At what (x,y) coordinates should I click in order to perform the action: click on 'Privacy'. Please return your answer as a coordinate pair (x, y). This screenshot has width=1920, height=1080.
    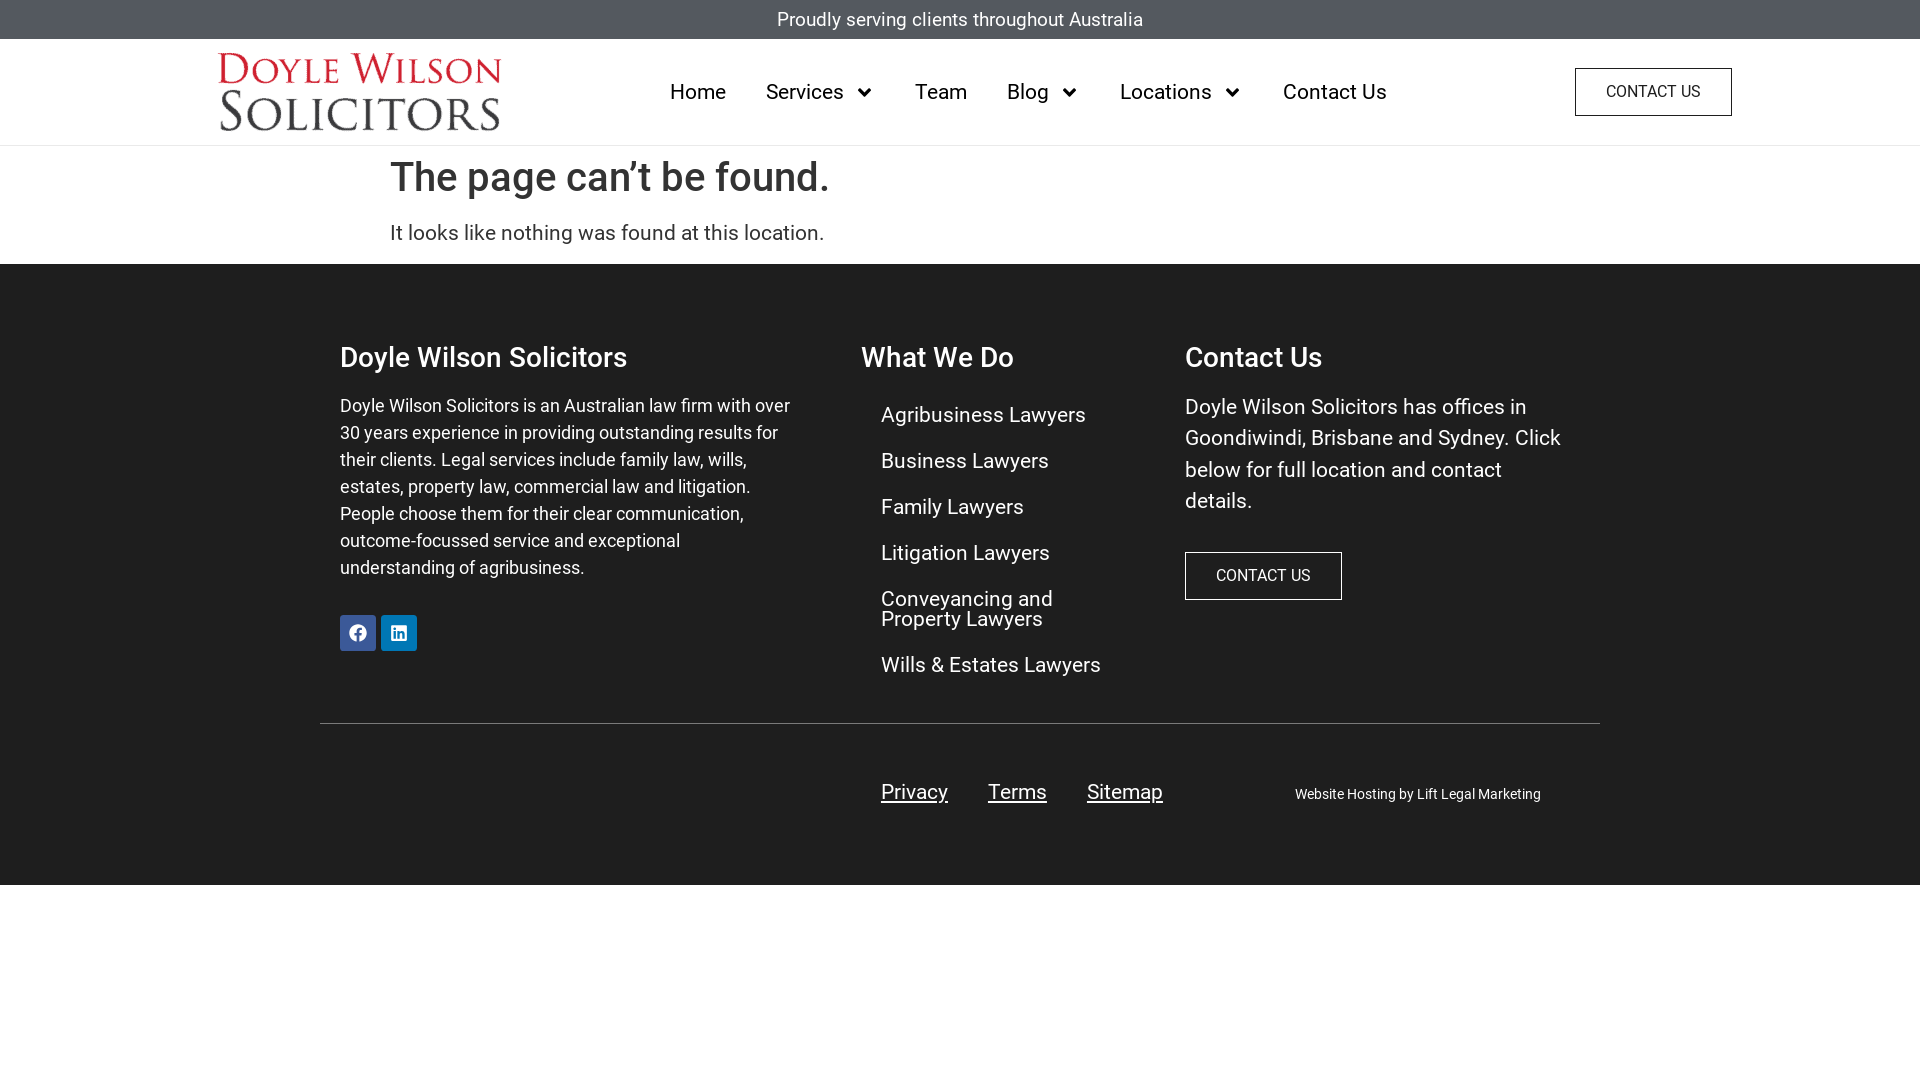
    Looking at the image, I should click on (913, 790).